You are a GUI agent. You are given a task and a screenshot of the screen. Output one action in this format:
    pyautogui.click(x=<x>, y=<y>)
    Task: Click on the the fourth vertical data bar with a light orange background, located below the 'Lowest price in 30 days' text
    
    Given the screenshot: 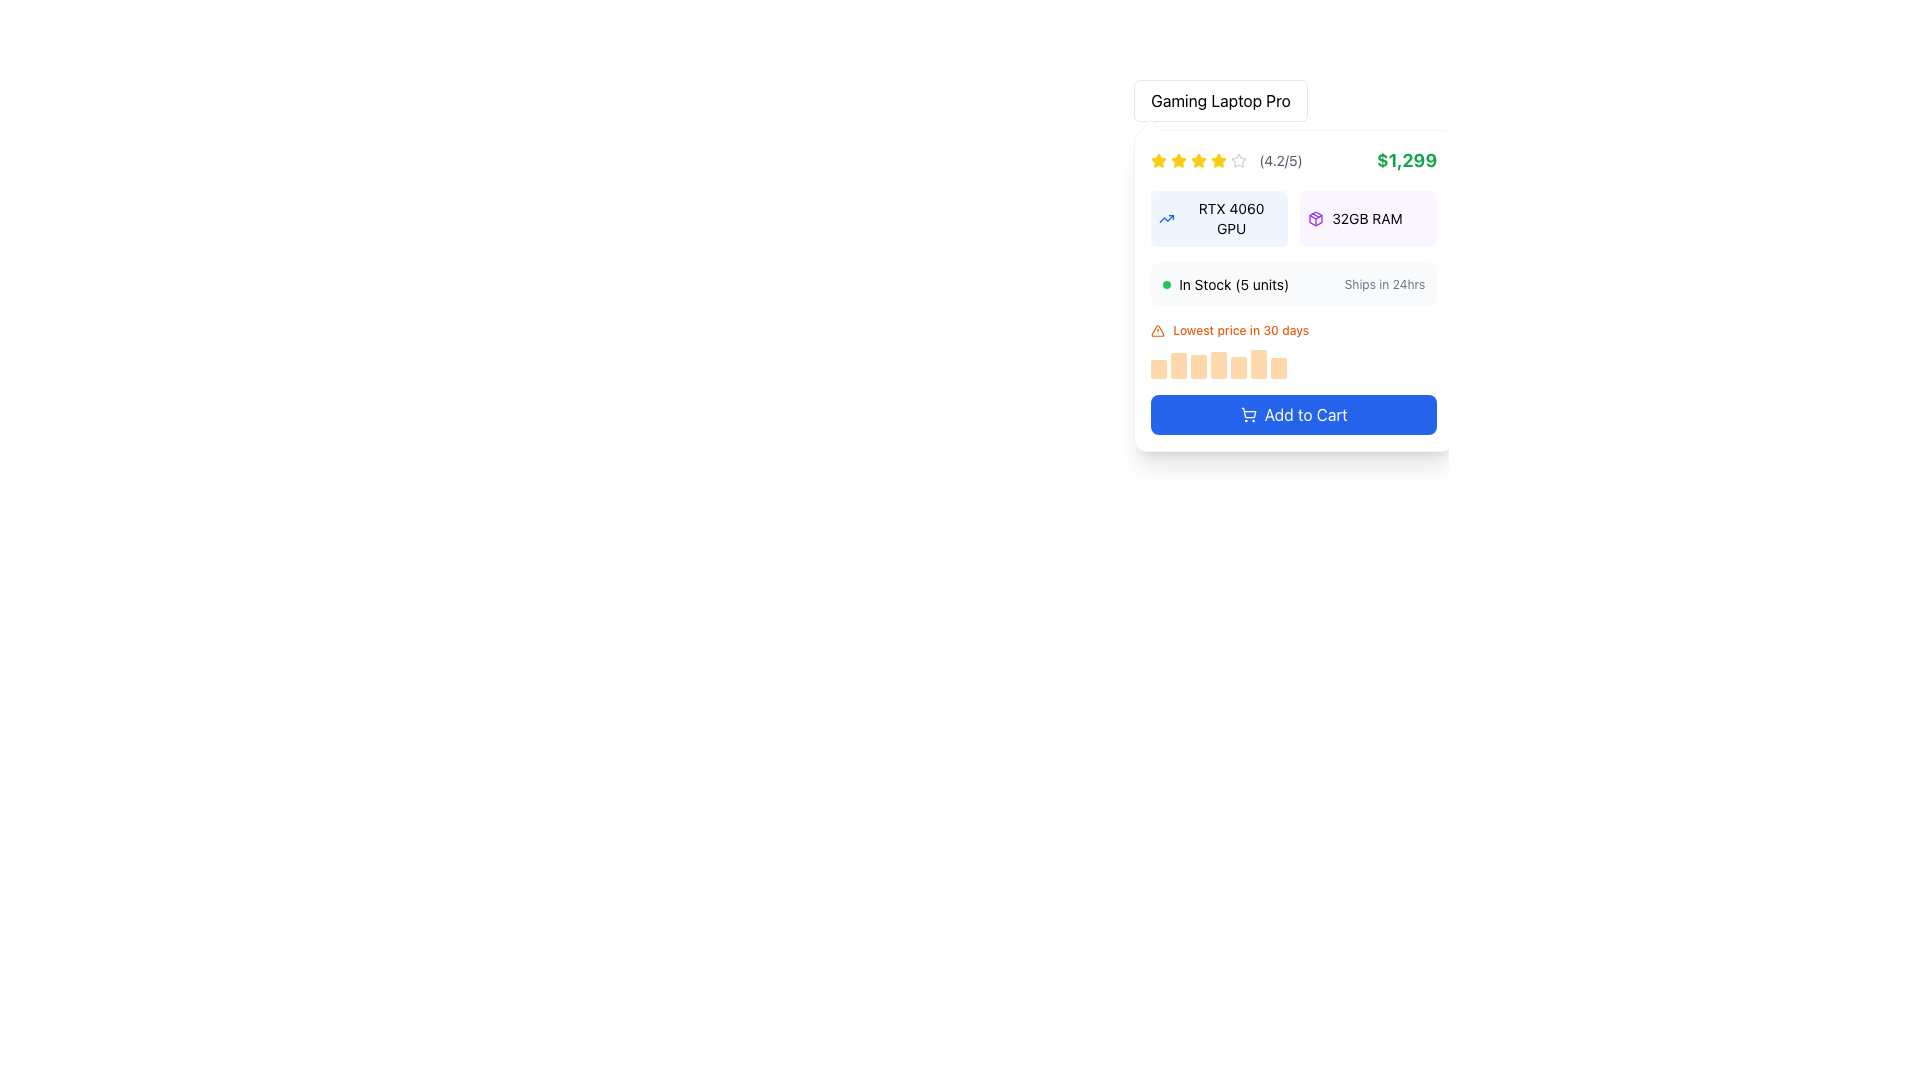 What is the action you would take?
    pyautogui.click(x=1218, y=365)
    